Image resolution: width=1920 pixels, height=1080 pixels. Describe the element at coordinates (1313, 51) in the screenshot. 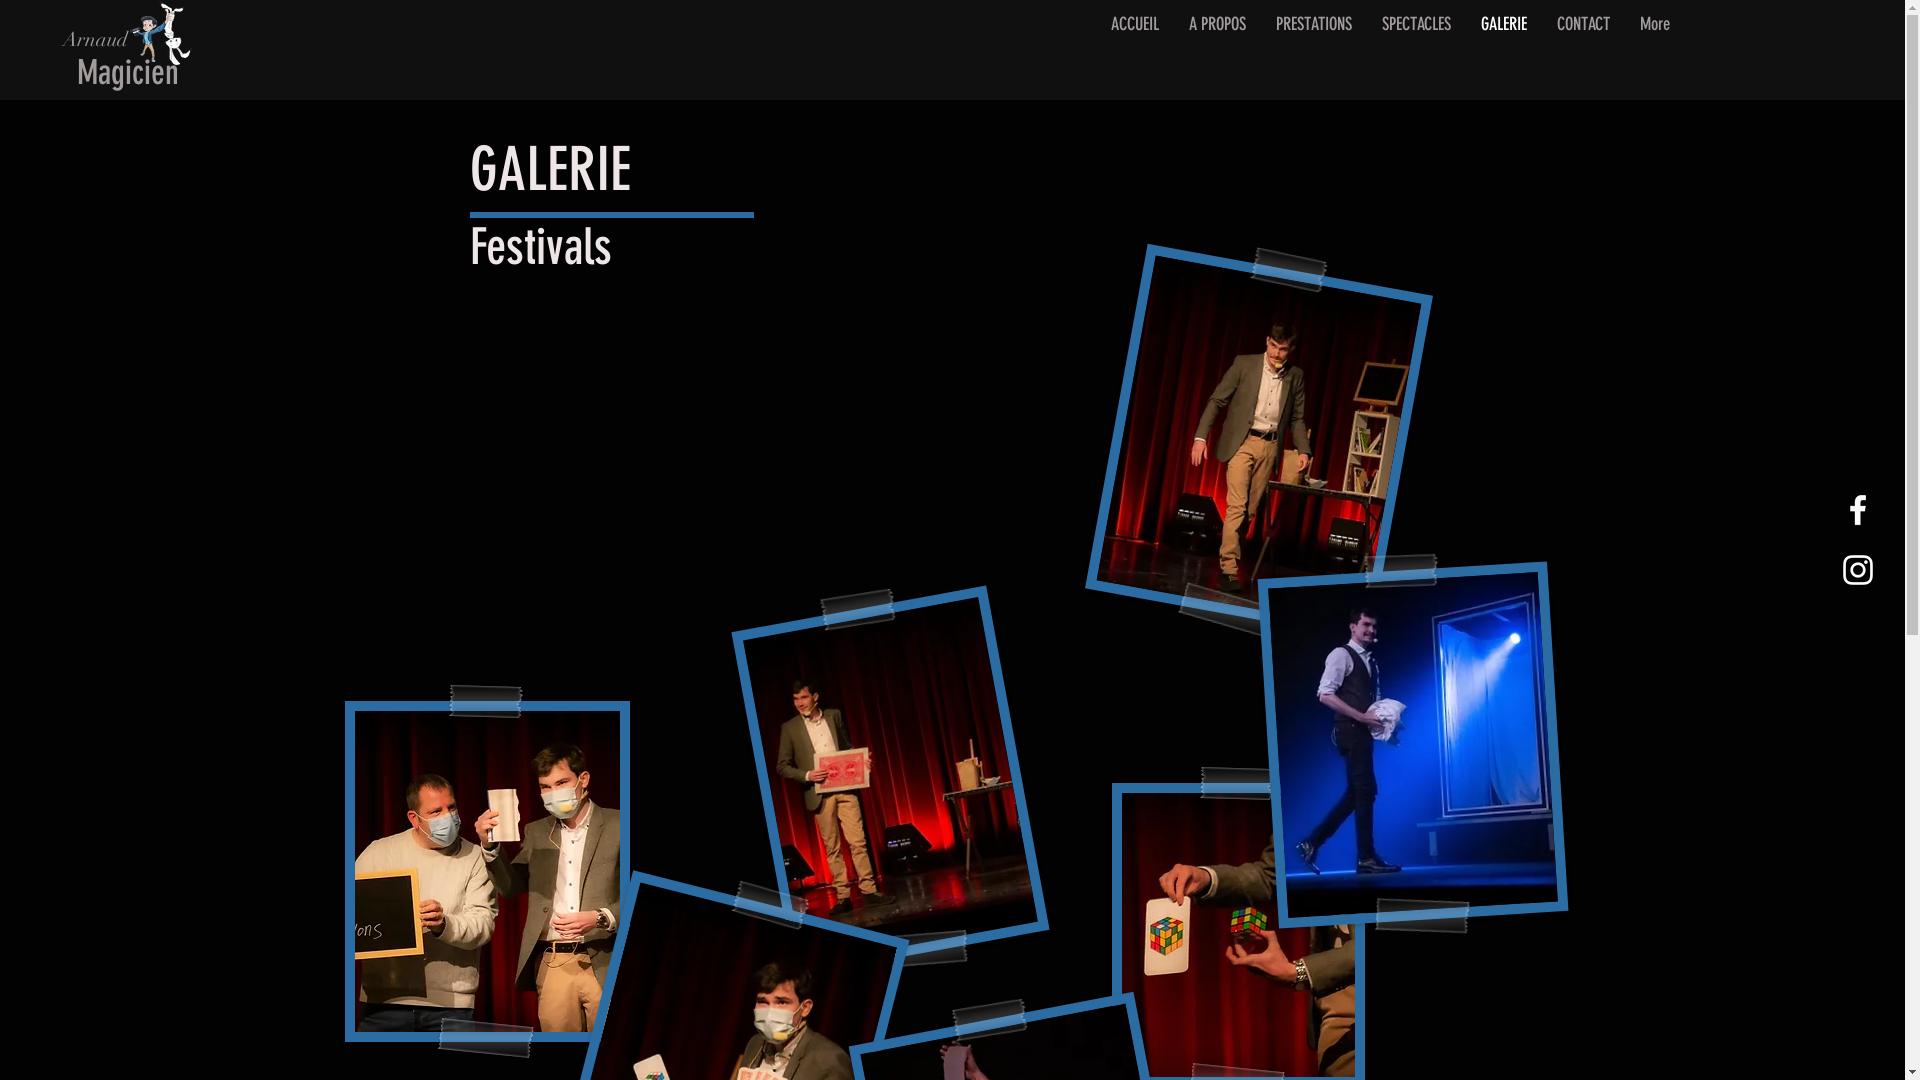

I see `'PRESTATIONS'` at that location.